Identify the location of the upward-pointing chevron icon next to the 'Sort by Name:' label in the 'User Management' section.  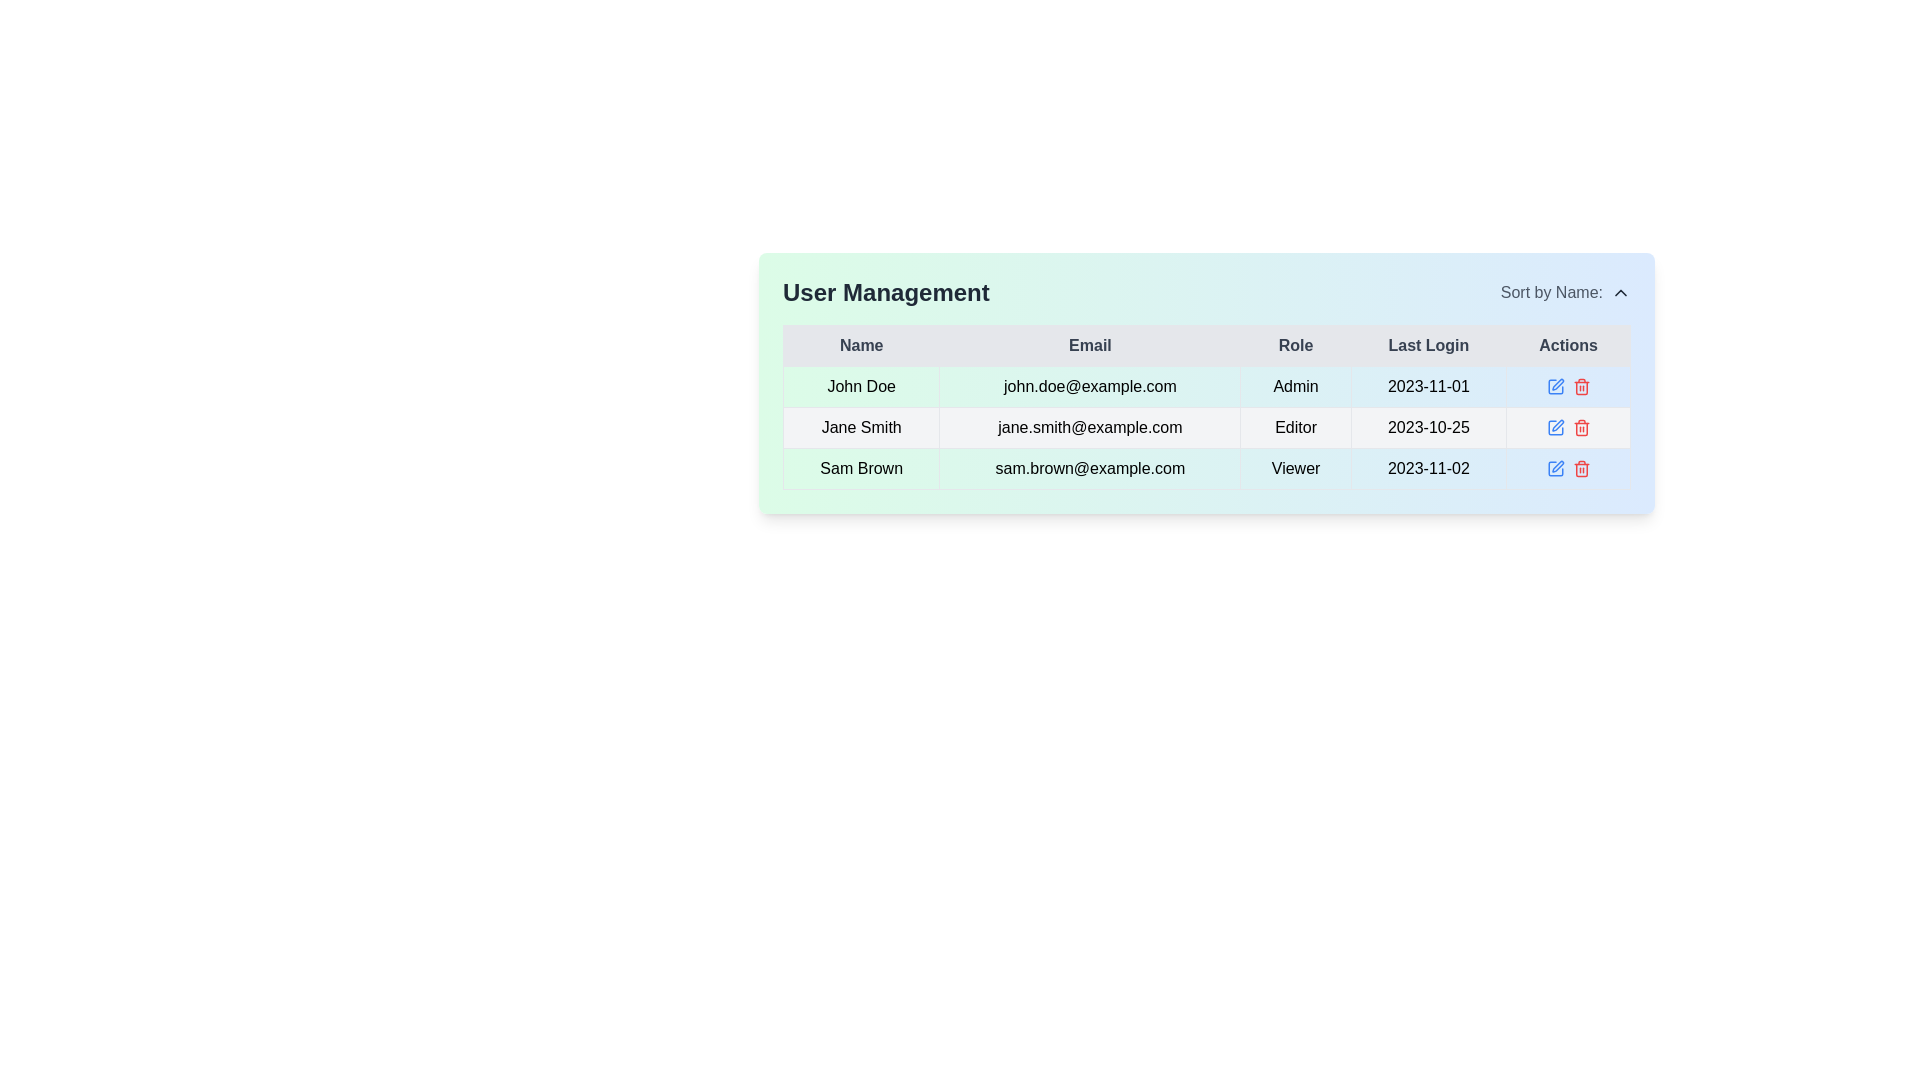
(1621, 293).